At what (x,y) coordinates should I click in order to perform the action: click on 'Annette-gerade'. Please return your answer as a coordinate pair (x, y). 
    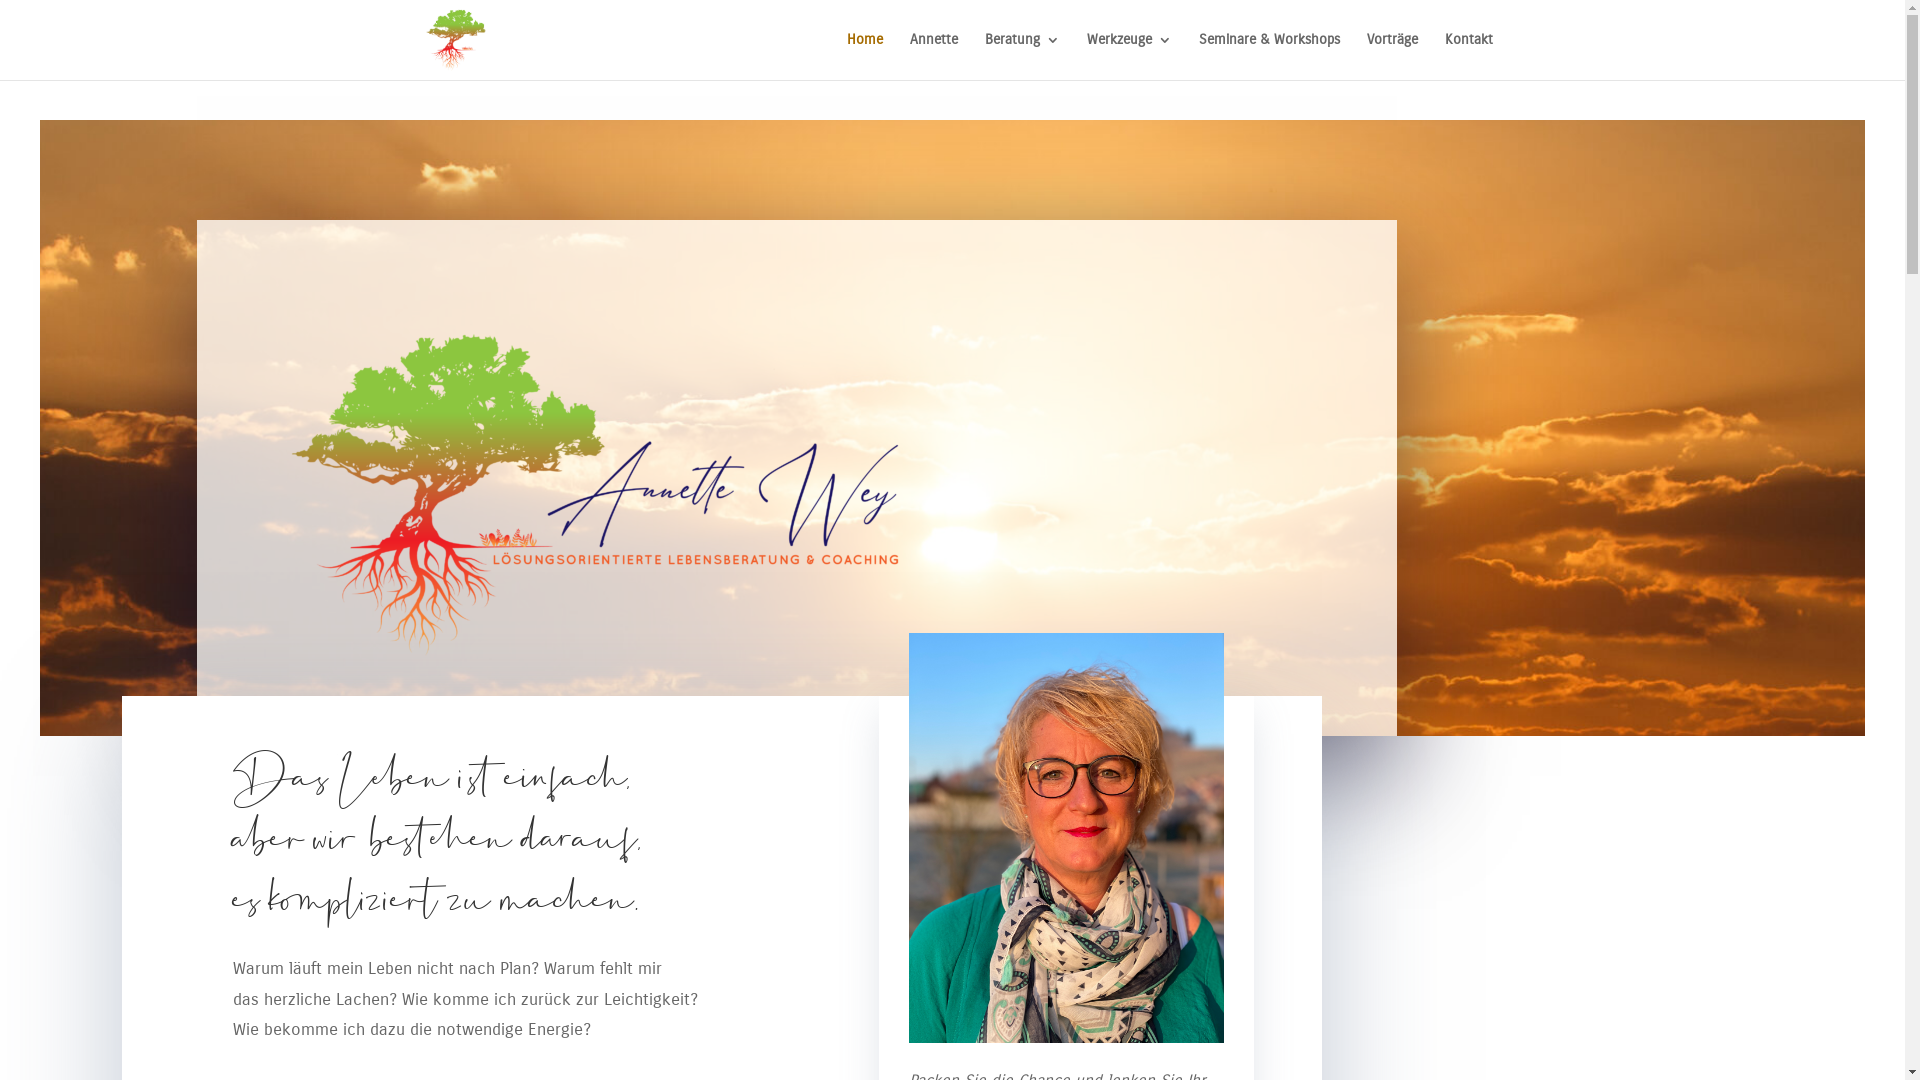
    Looking at the image, I should click on (1065, 837).